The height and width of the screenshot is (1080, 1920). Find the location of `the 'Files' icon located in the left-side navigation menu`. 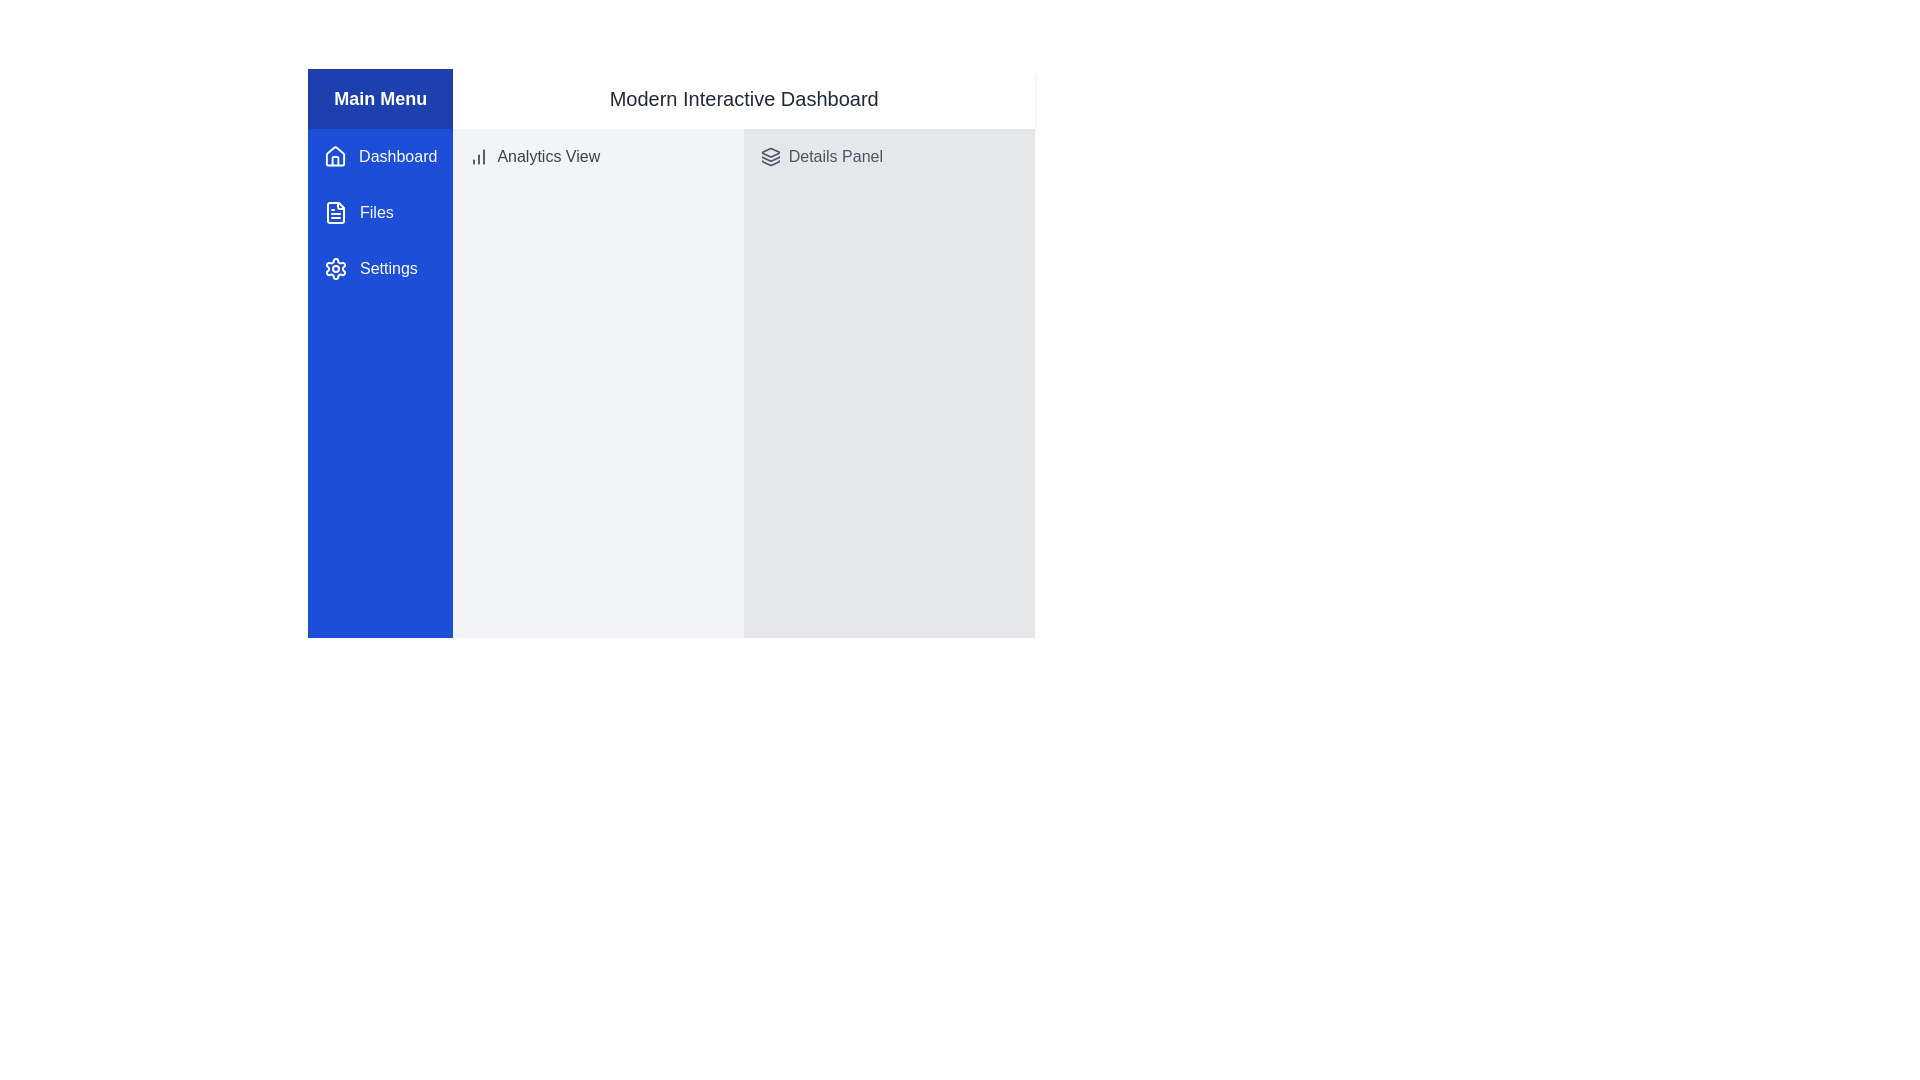

the 'Files' icon located in the left-side navigation menu is located at coordinates (336, 212).